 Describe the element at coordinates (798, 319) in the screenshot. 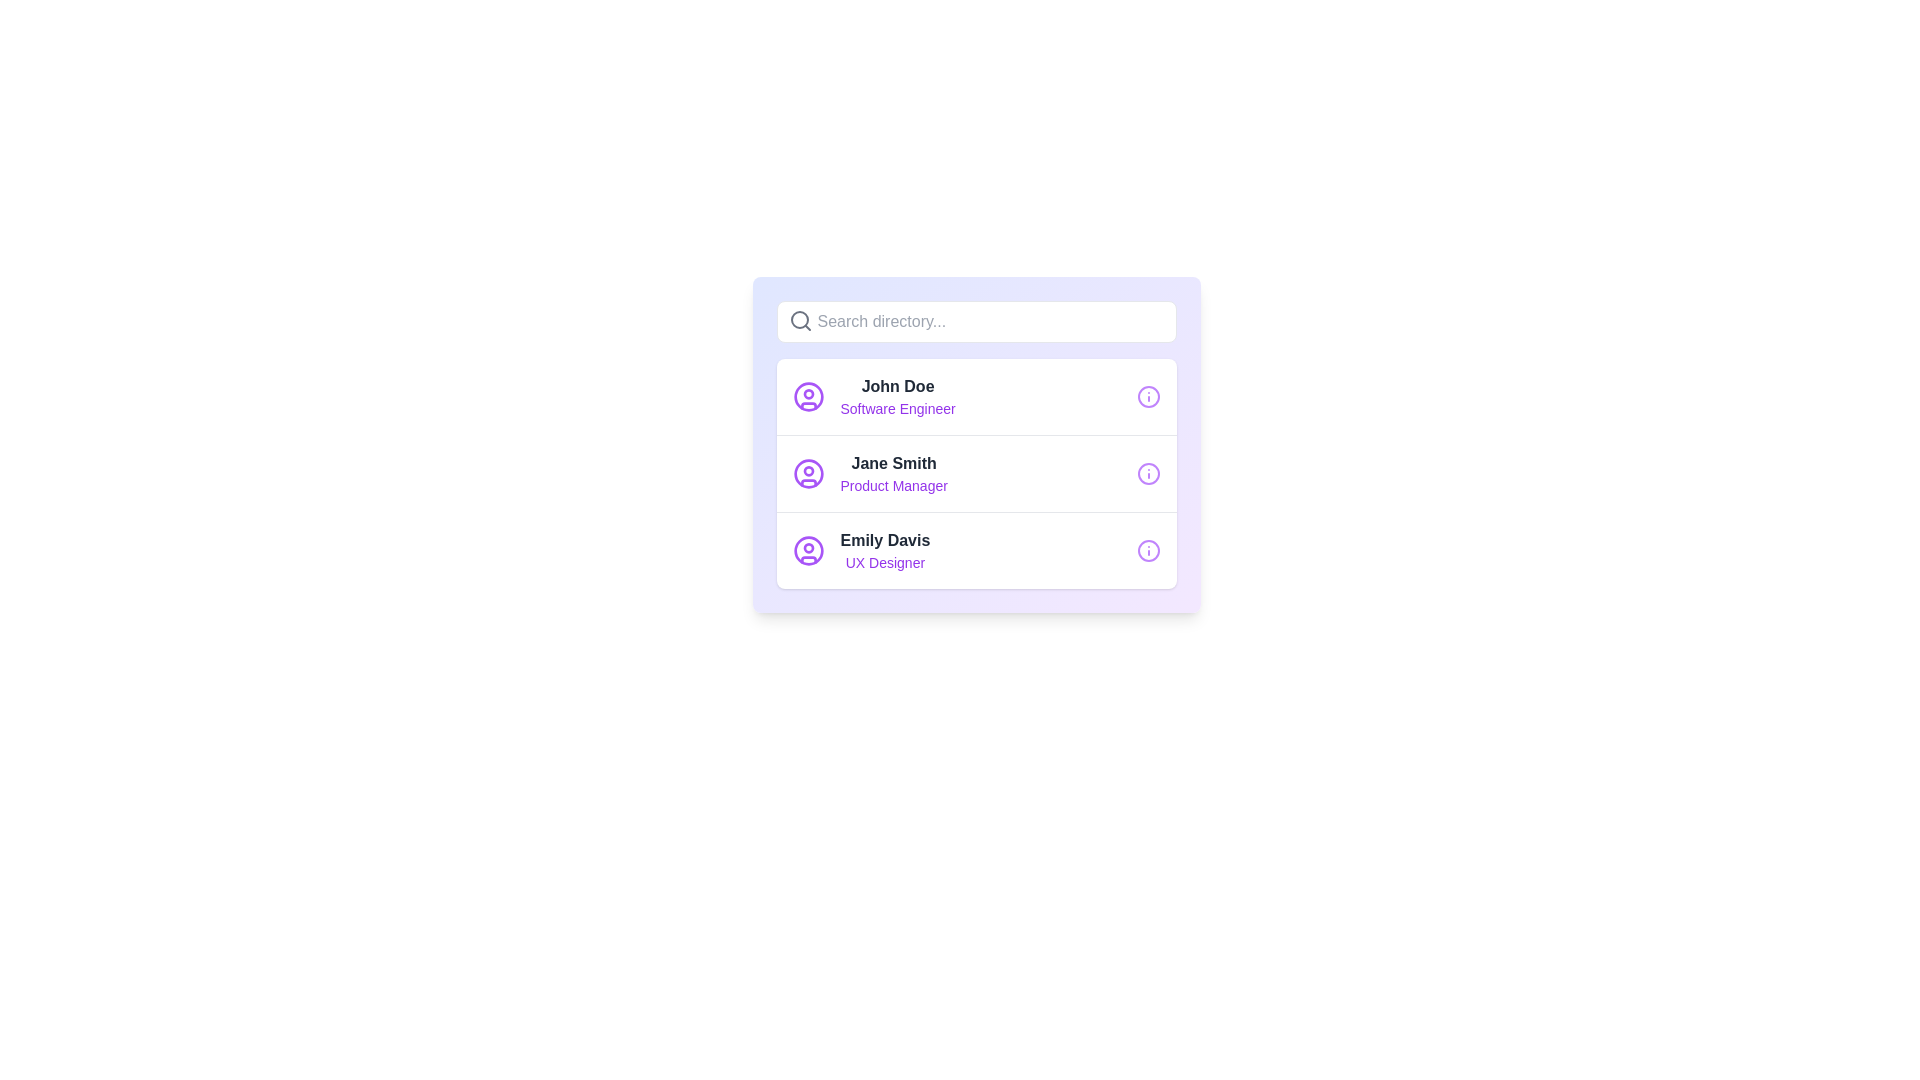

I see `the graphic element that is part of the search icon located at the top-left corner of the search interface within the search box` at that location.